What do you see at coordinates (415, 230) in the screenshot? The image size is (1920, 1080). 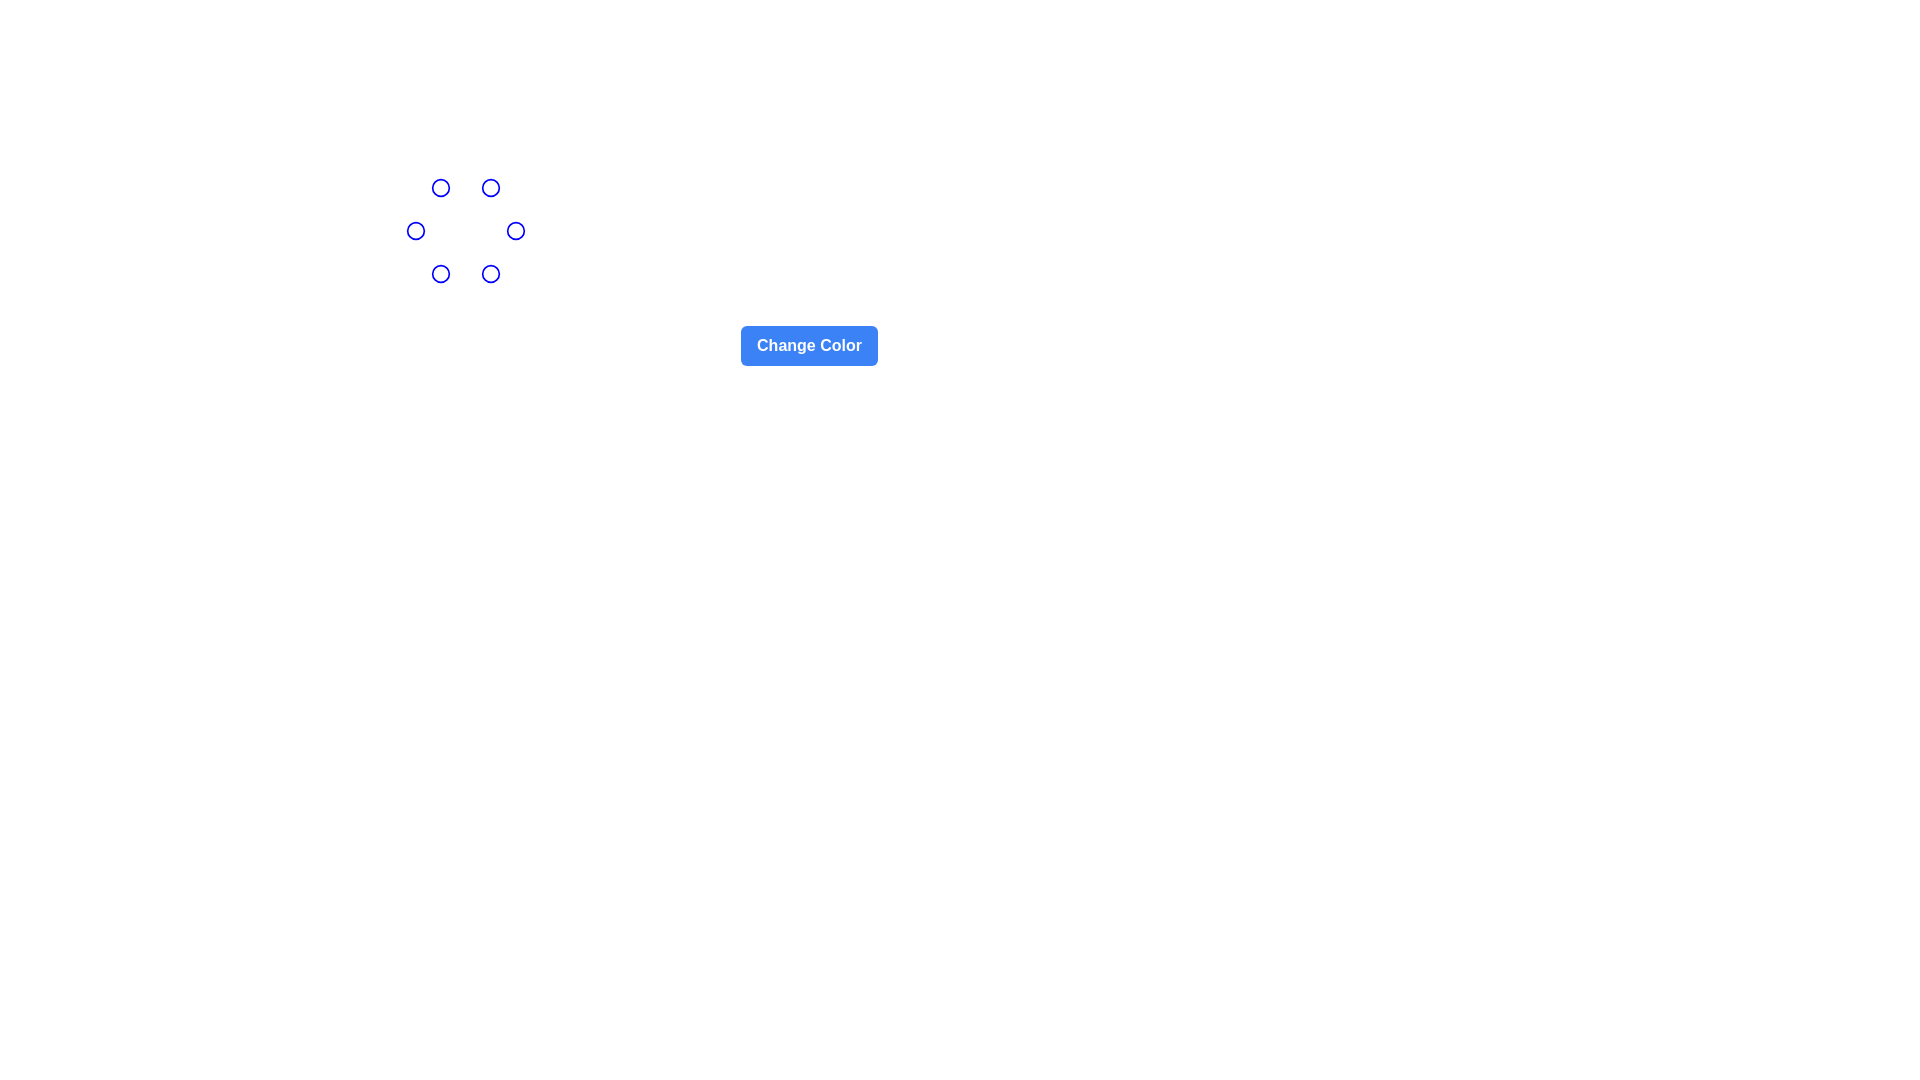 I see `the leftmost SVG circle graphic positioned in the left-middle section of a circular arrangement of elements` at bounding box center [415, 230].